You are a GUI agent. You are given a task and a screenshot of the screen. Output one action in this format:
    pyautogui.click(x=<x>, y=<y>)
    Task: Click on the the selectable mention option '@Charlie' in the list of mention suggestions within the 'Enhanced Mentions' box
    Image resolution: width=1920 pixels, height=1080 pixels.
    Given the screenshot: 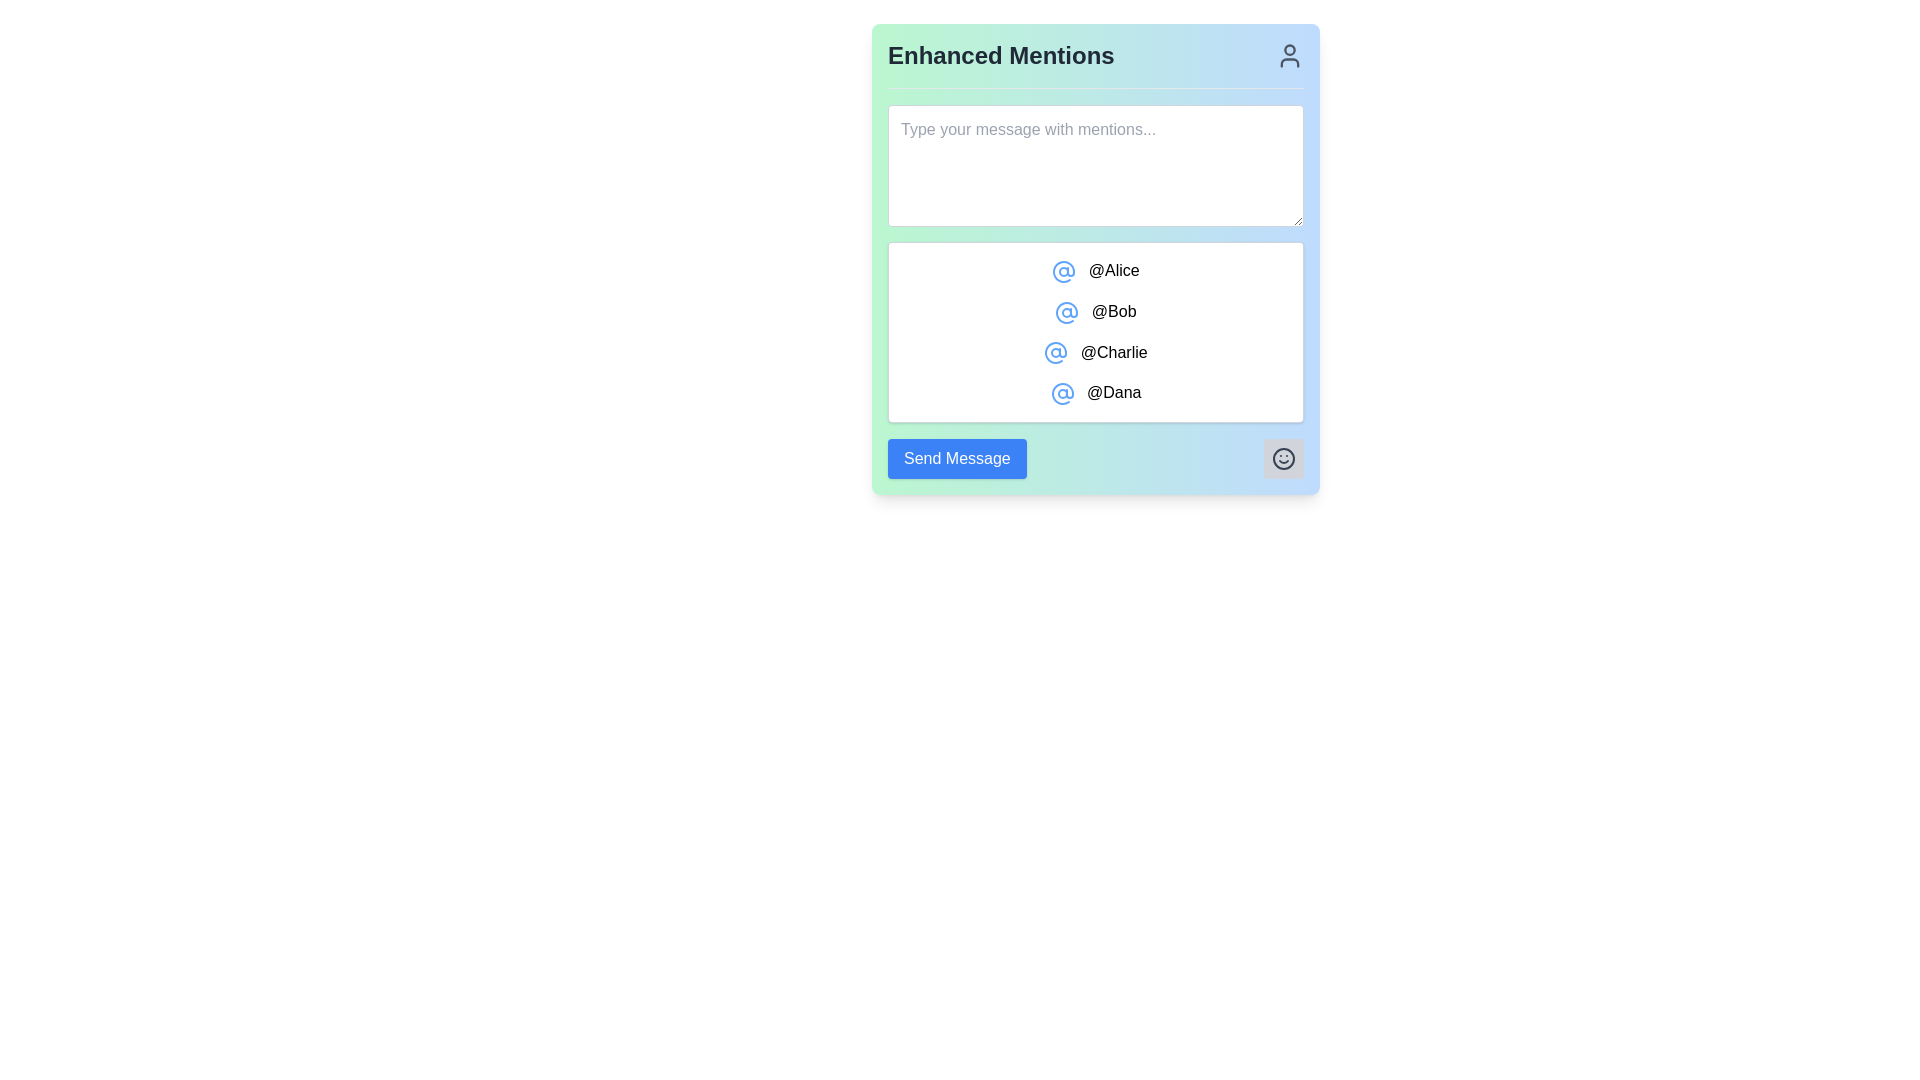 What is the action you would take?
    pyautogui.click(x=1094, y=350)
    